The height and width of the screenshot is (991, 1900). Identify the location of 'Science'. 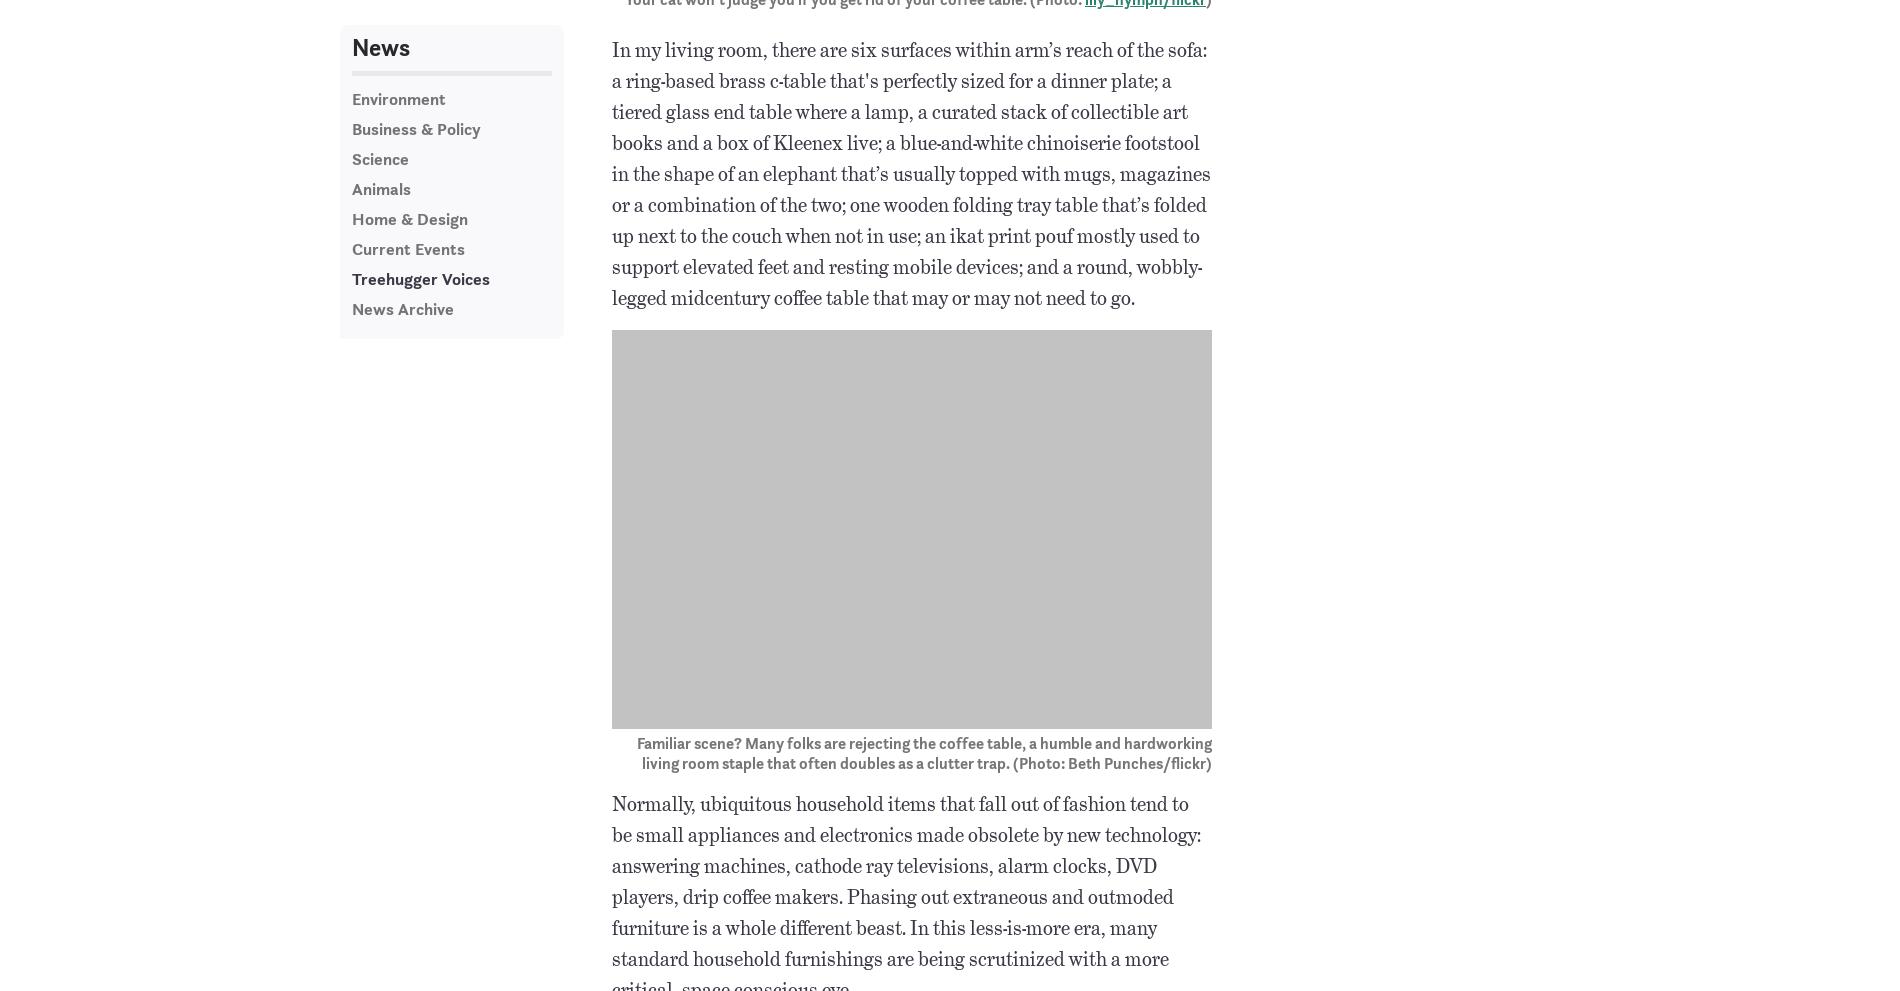
(379, 157).